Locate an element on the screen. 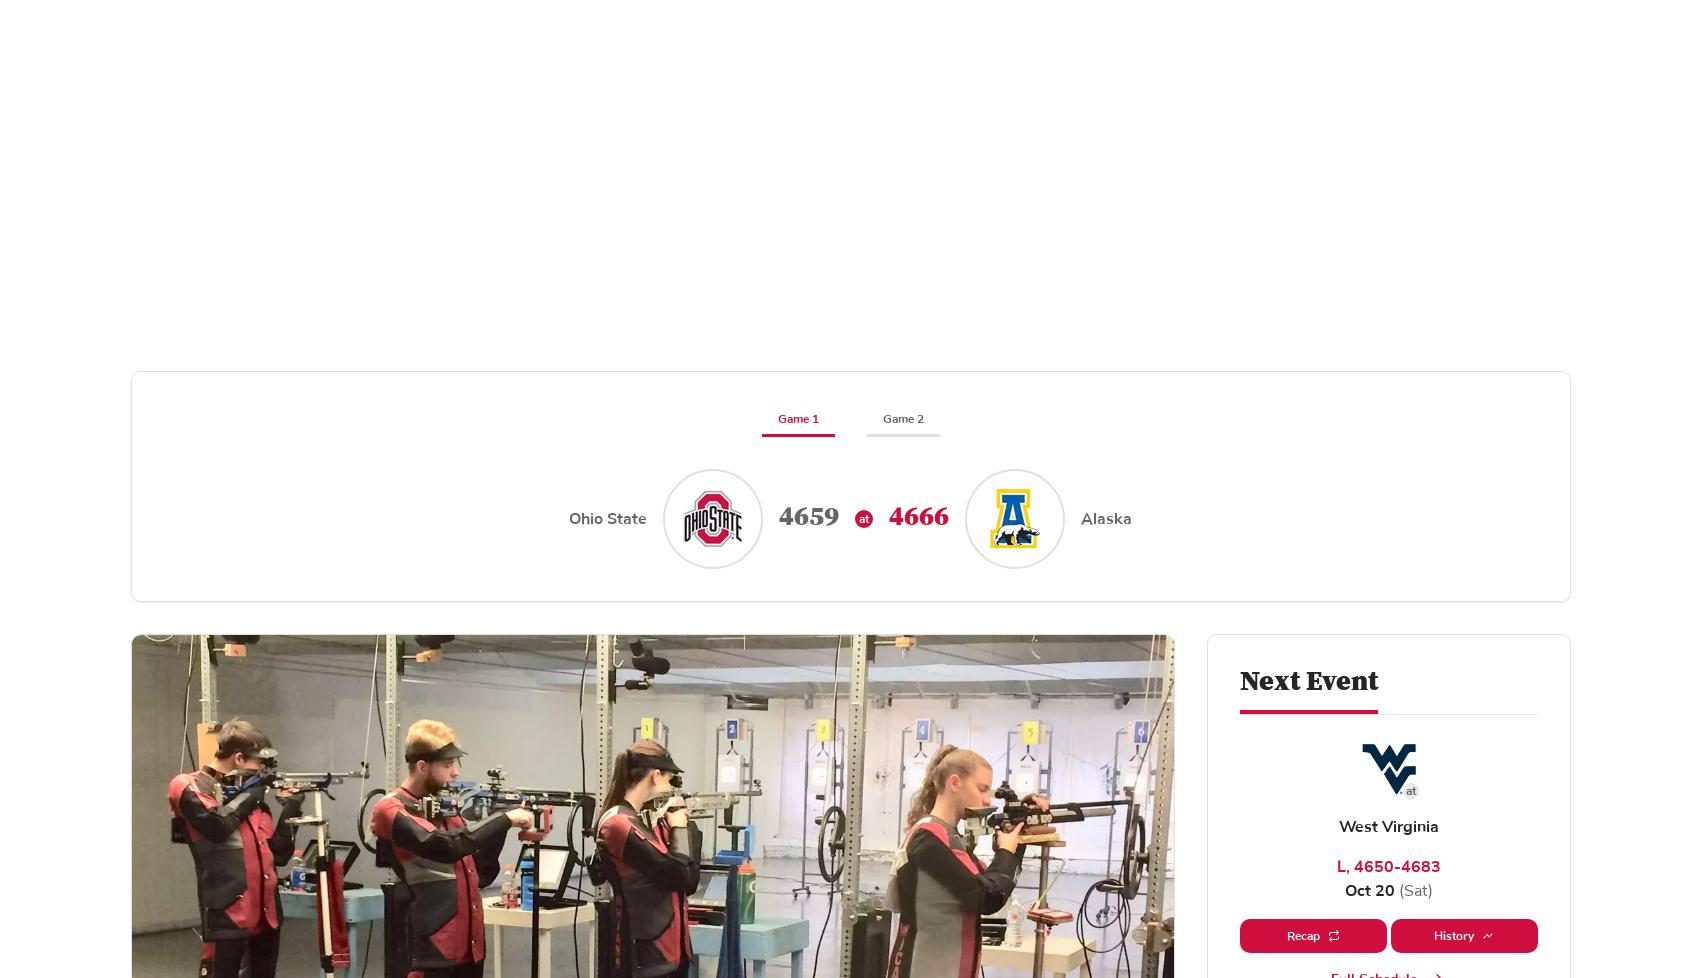  'Recruiting' is located at coordinates (1367, 143).